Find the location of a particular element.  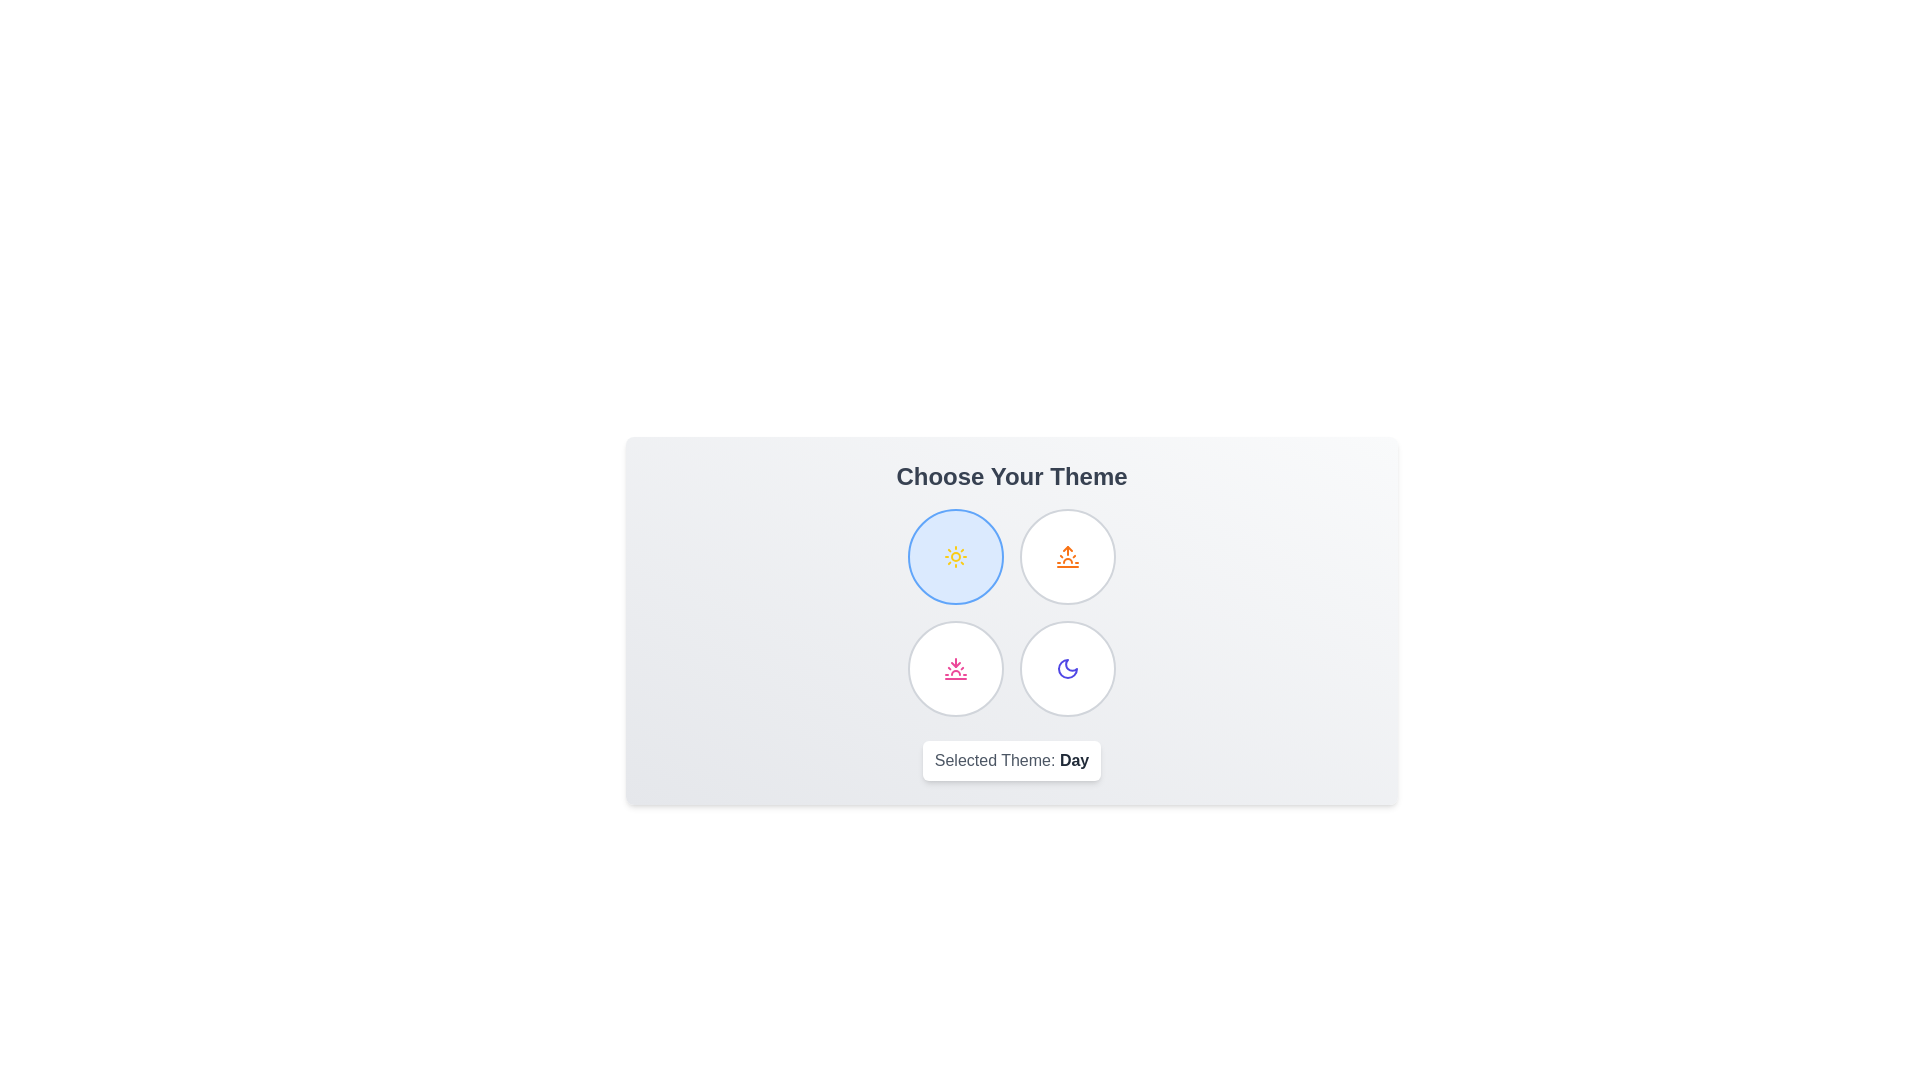

the theme Night by clicking on its respective button is located at coordinates (1067, 668).